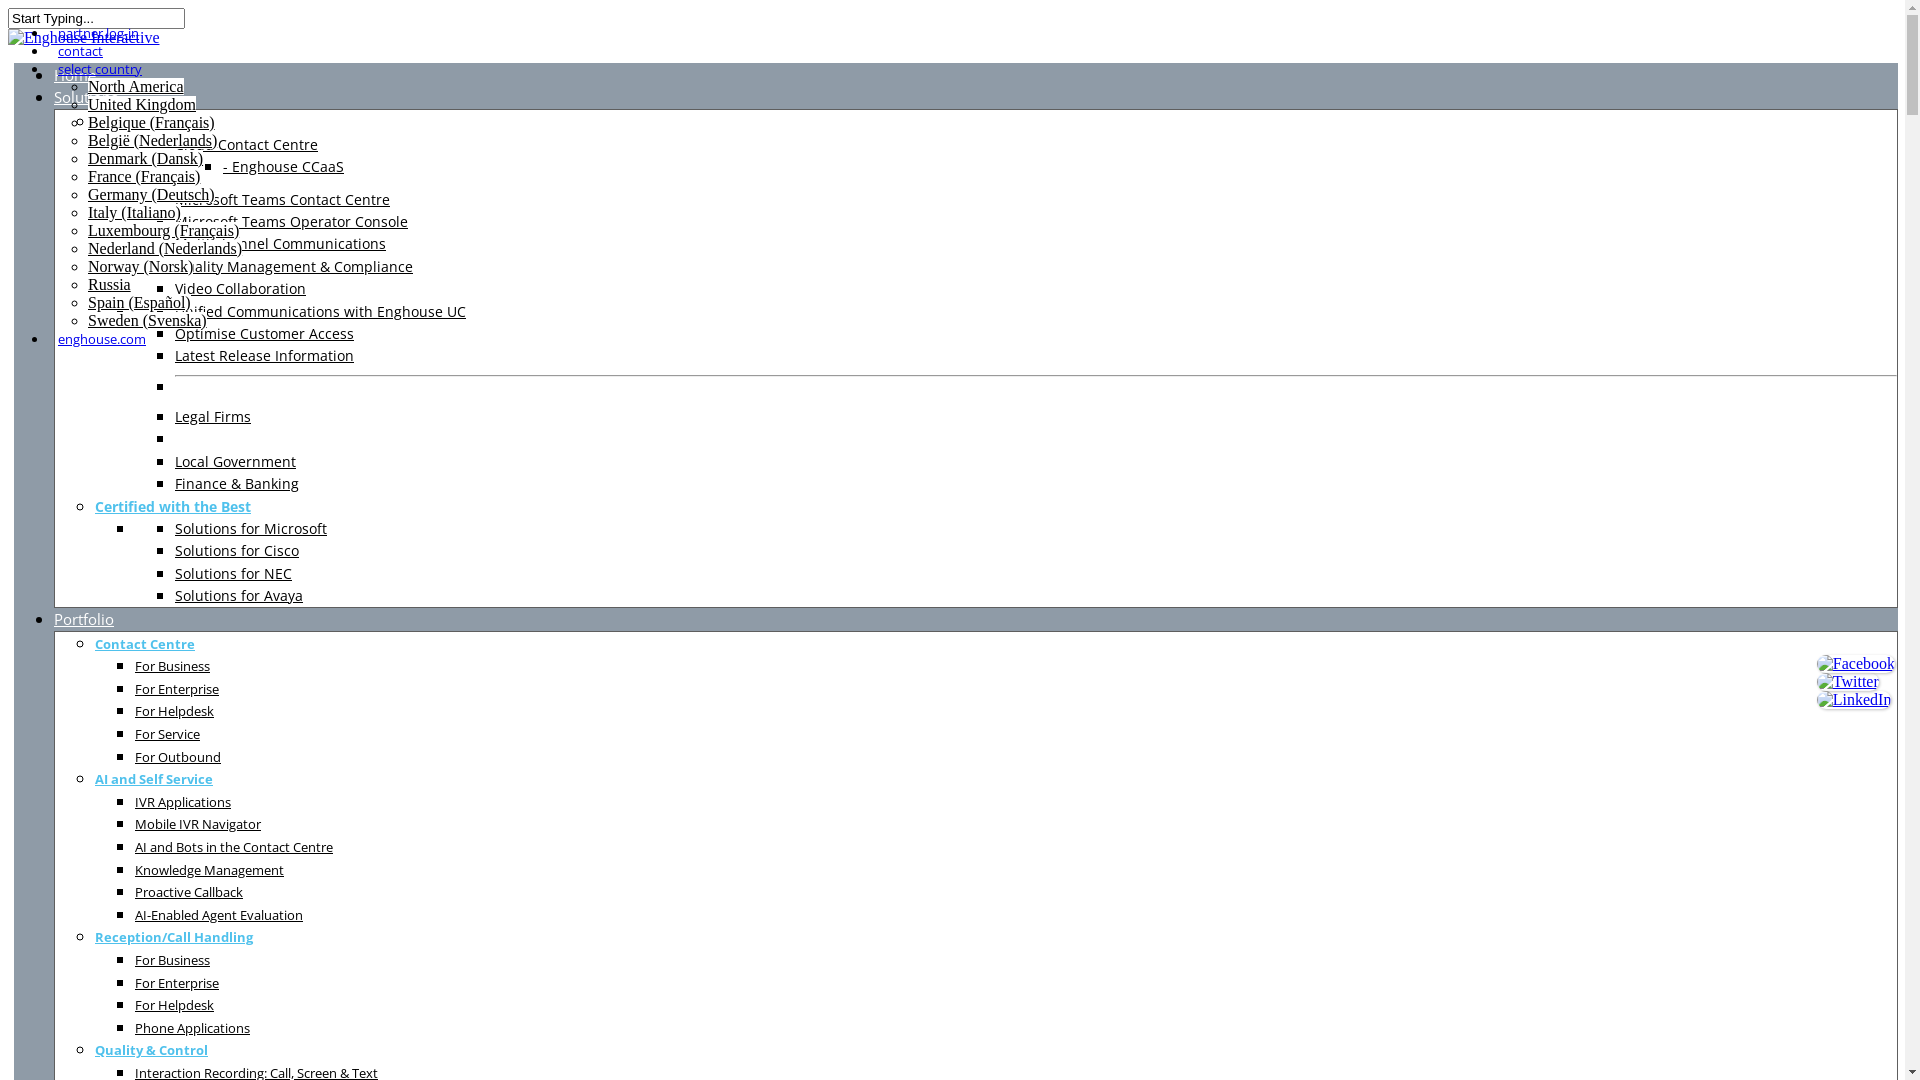 Image resolution: width=1920 pixels, height=1080 pixels. I want to click on 'Certified with the Best', so click(172, 505).